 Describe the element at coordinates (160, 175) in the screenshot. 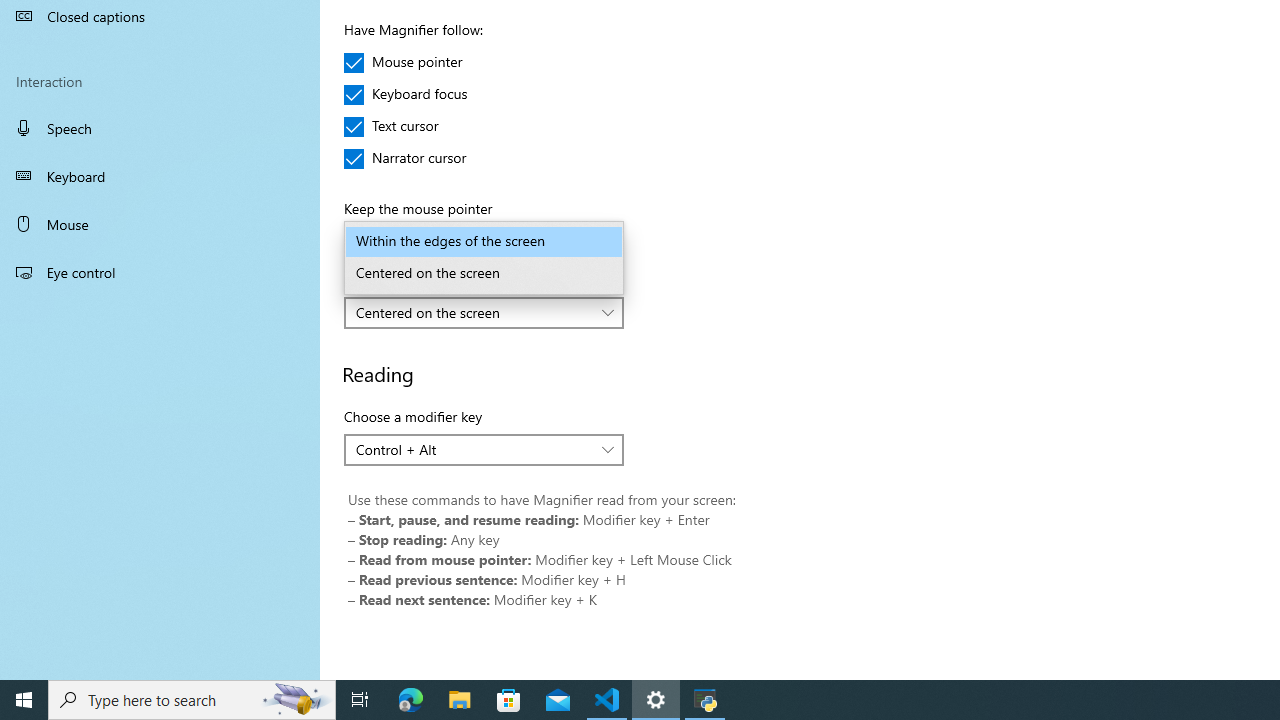

I see `'Keyboard'` at that location.